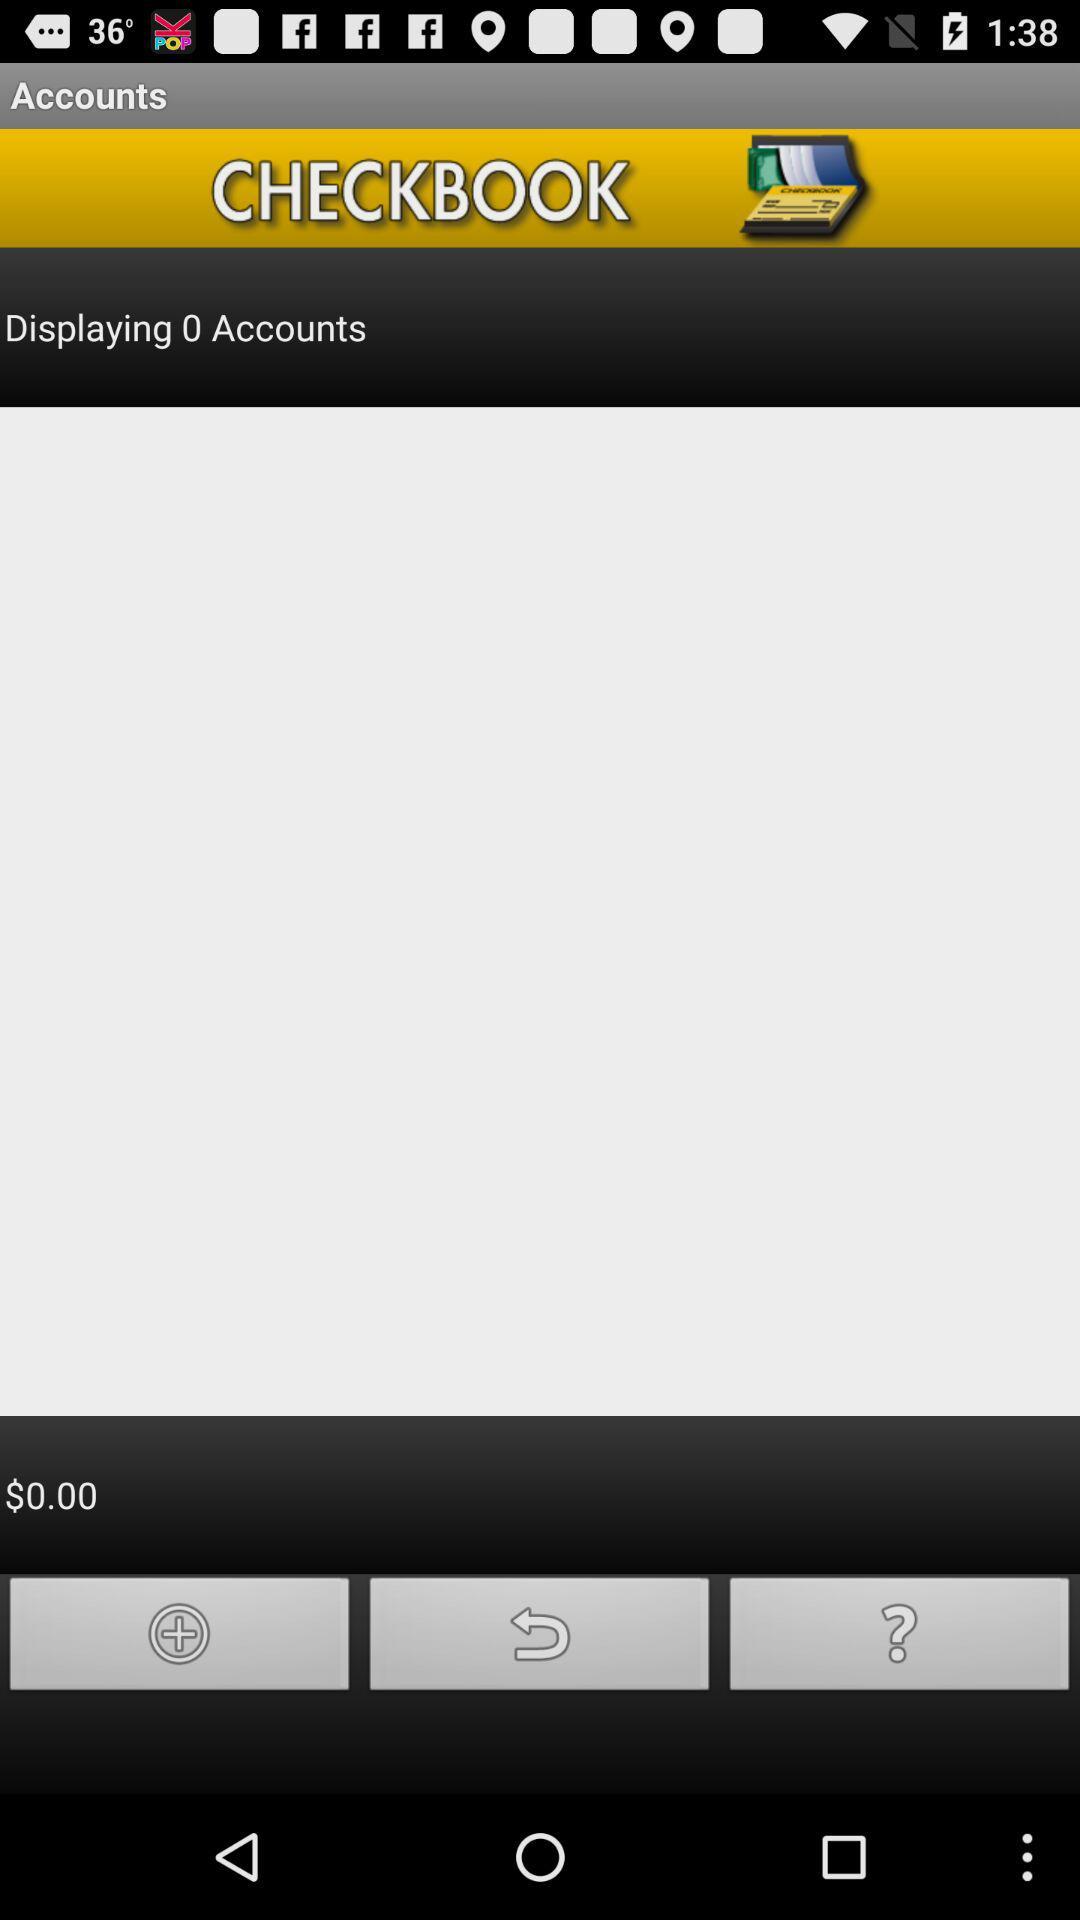 This screenshot has height=1920, width=1080. I want to click on purchase, so click(180, 1639).